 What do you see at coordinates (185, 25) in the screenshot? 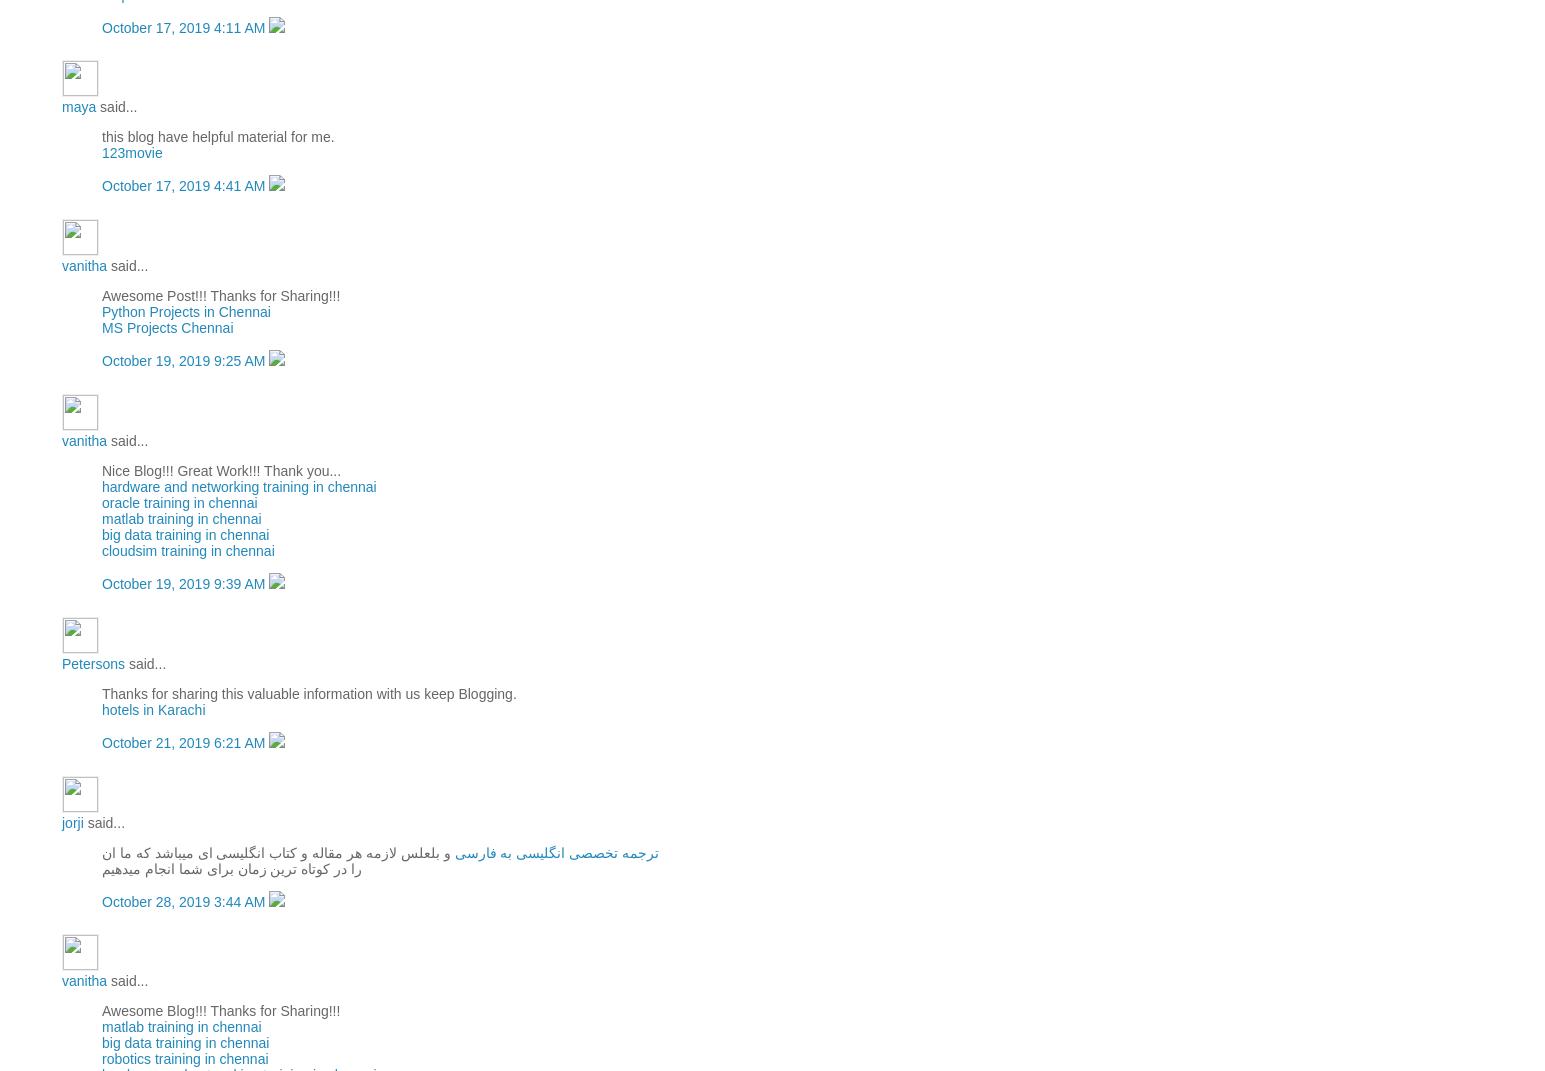
I see `'October 17, 2019 4:11 AM'` at bounding box center [185, 25].